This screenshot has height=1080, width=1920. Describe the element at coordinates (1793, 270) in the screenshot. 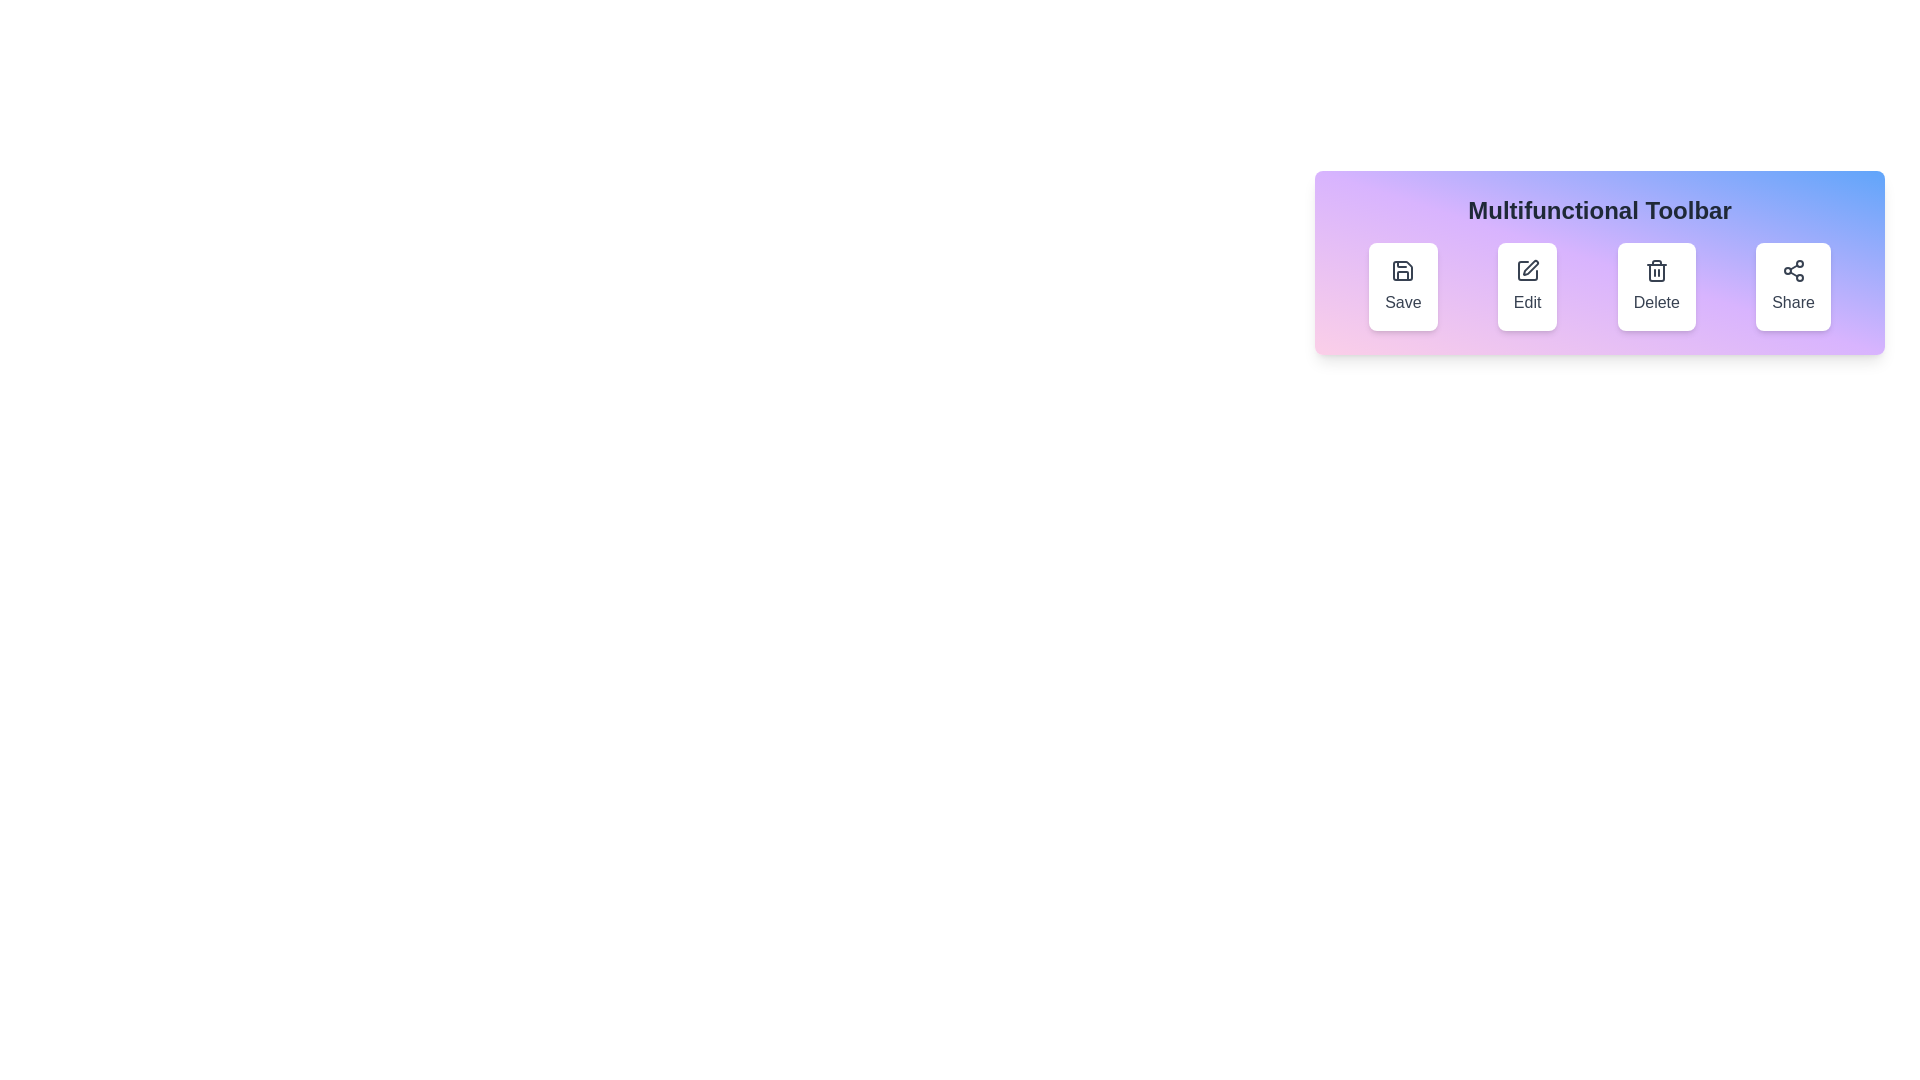

I see `the sharing icon located within the fourth button labeled 'Share' in the Multifunctional Toolbar` at that location.